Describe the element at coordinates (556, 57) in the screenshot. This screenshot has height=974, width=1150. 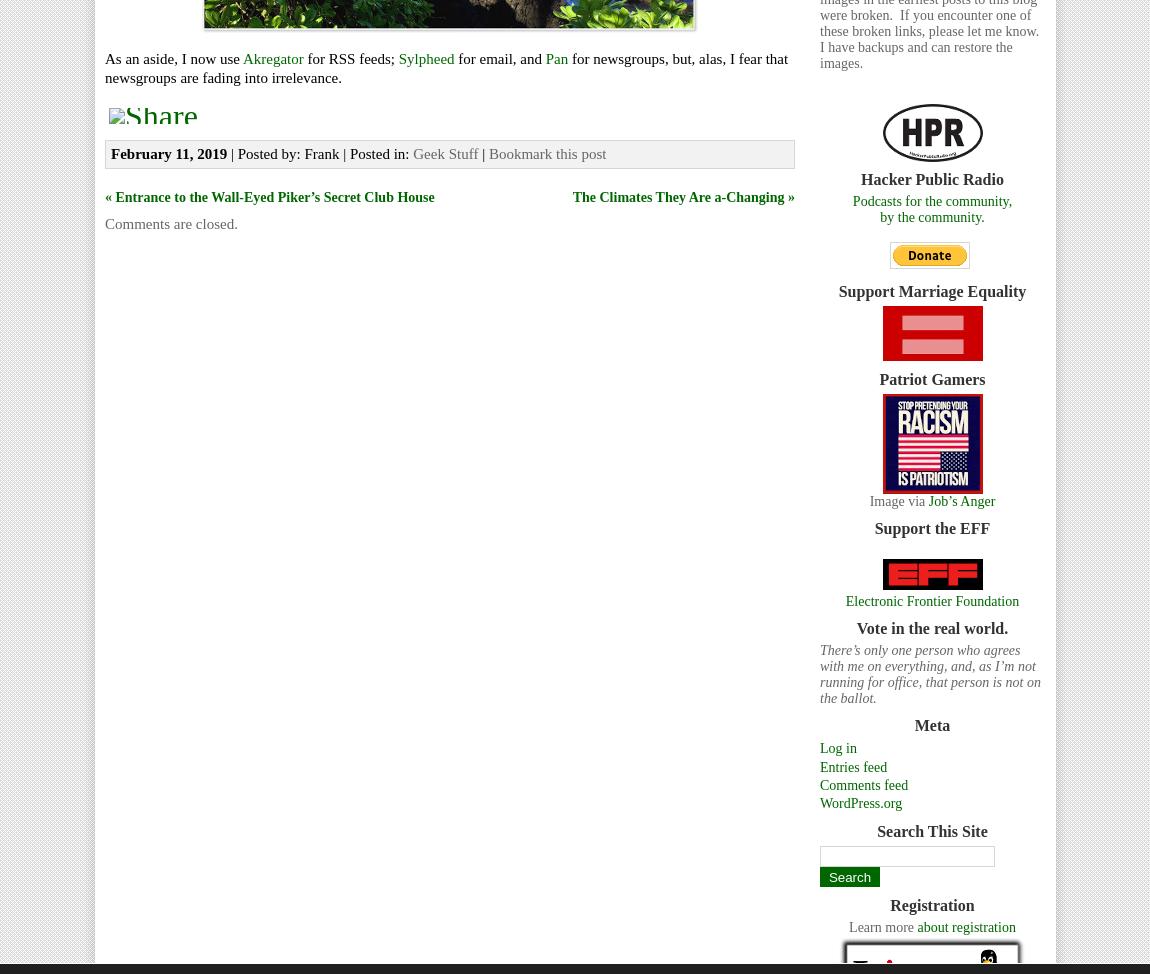
I see `'Pan'` at that location.